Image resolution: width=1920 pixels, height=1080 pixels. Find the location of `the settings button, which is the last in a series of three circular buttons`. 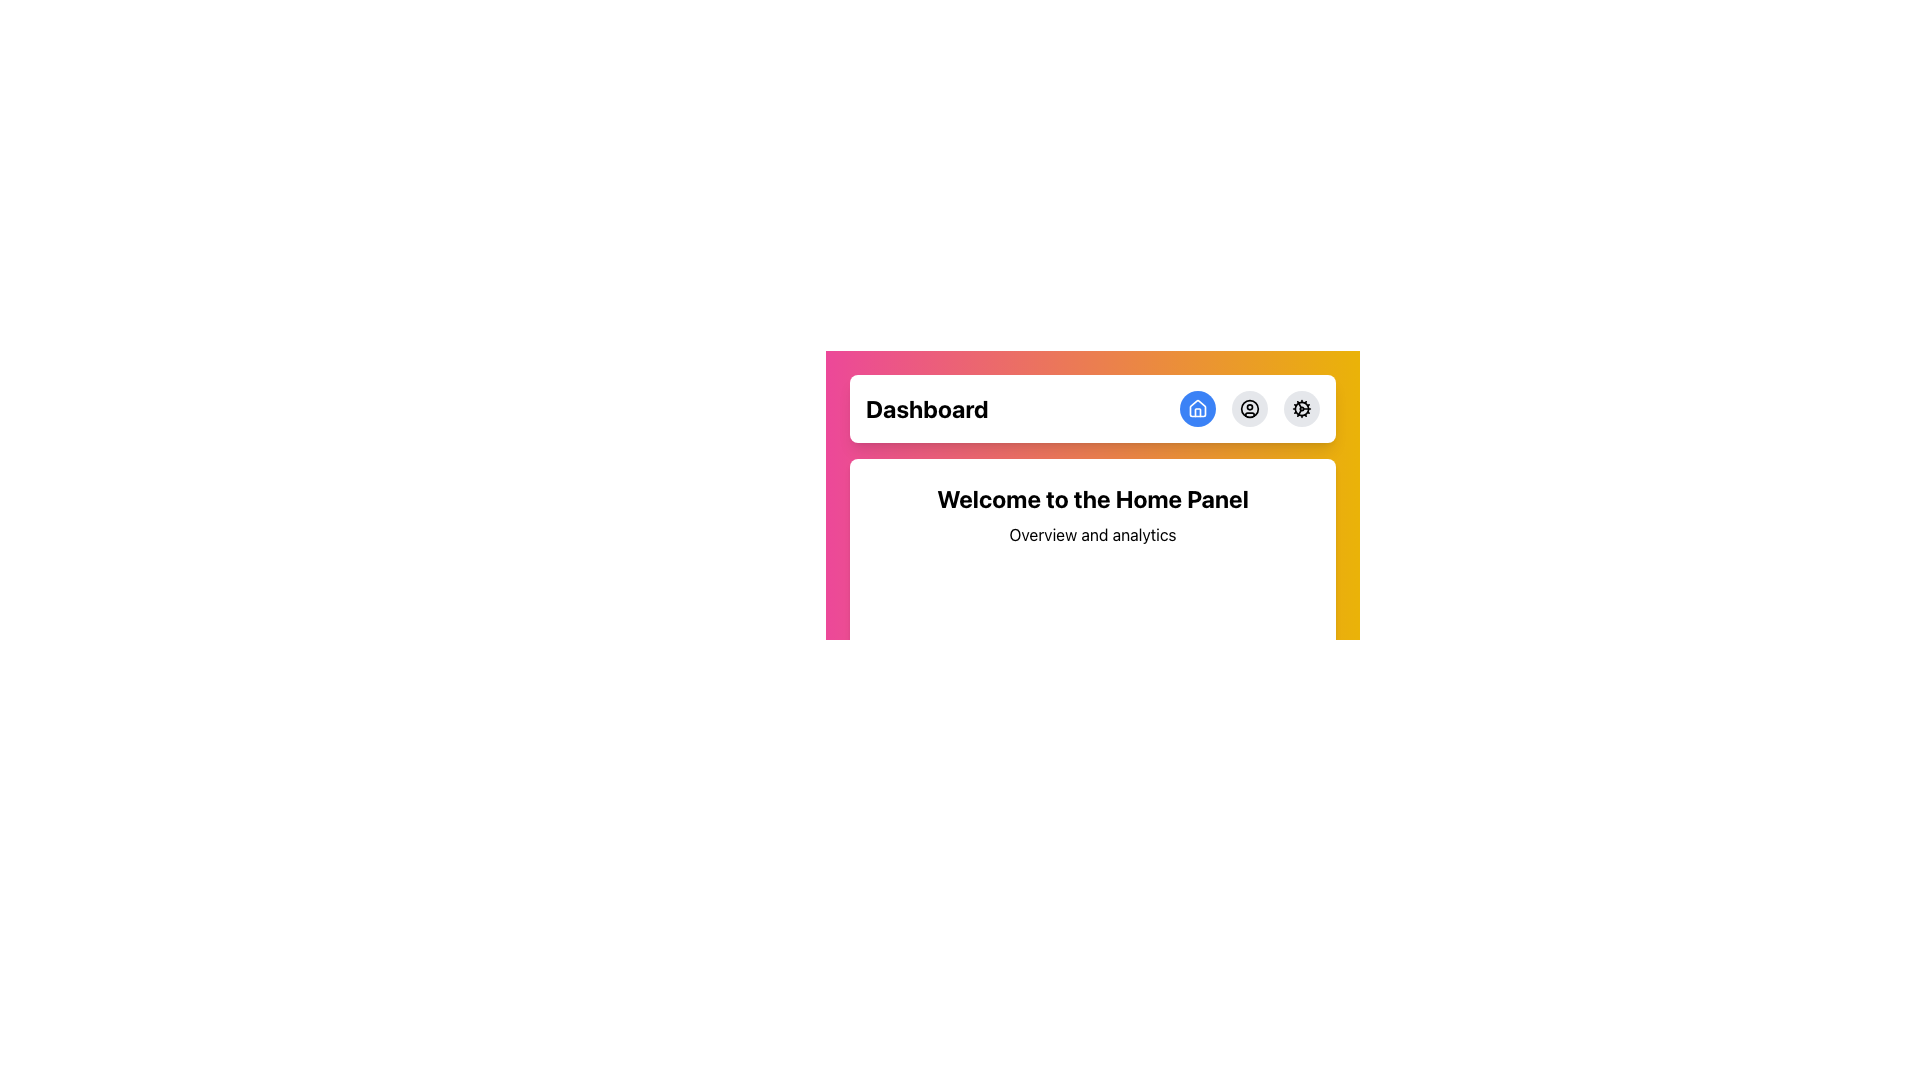

the settings button, which is the last in a series of three circular buttons is located at coordinates (1301, 407).